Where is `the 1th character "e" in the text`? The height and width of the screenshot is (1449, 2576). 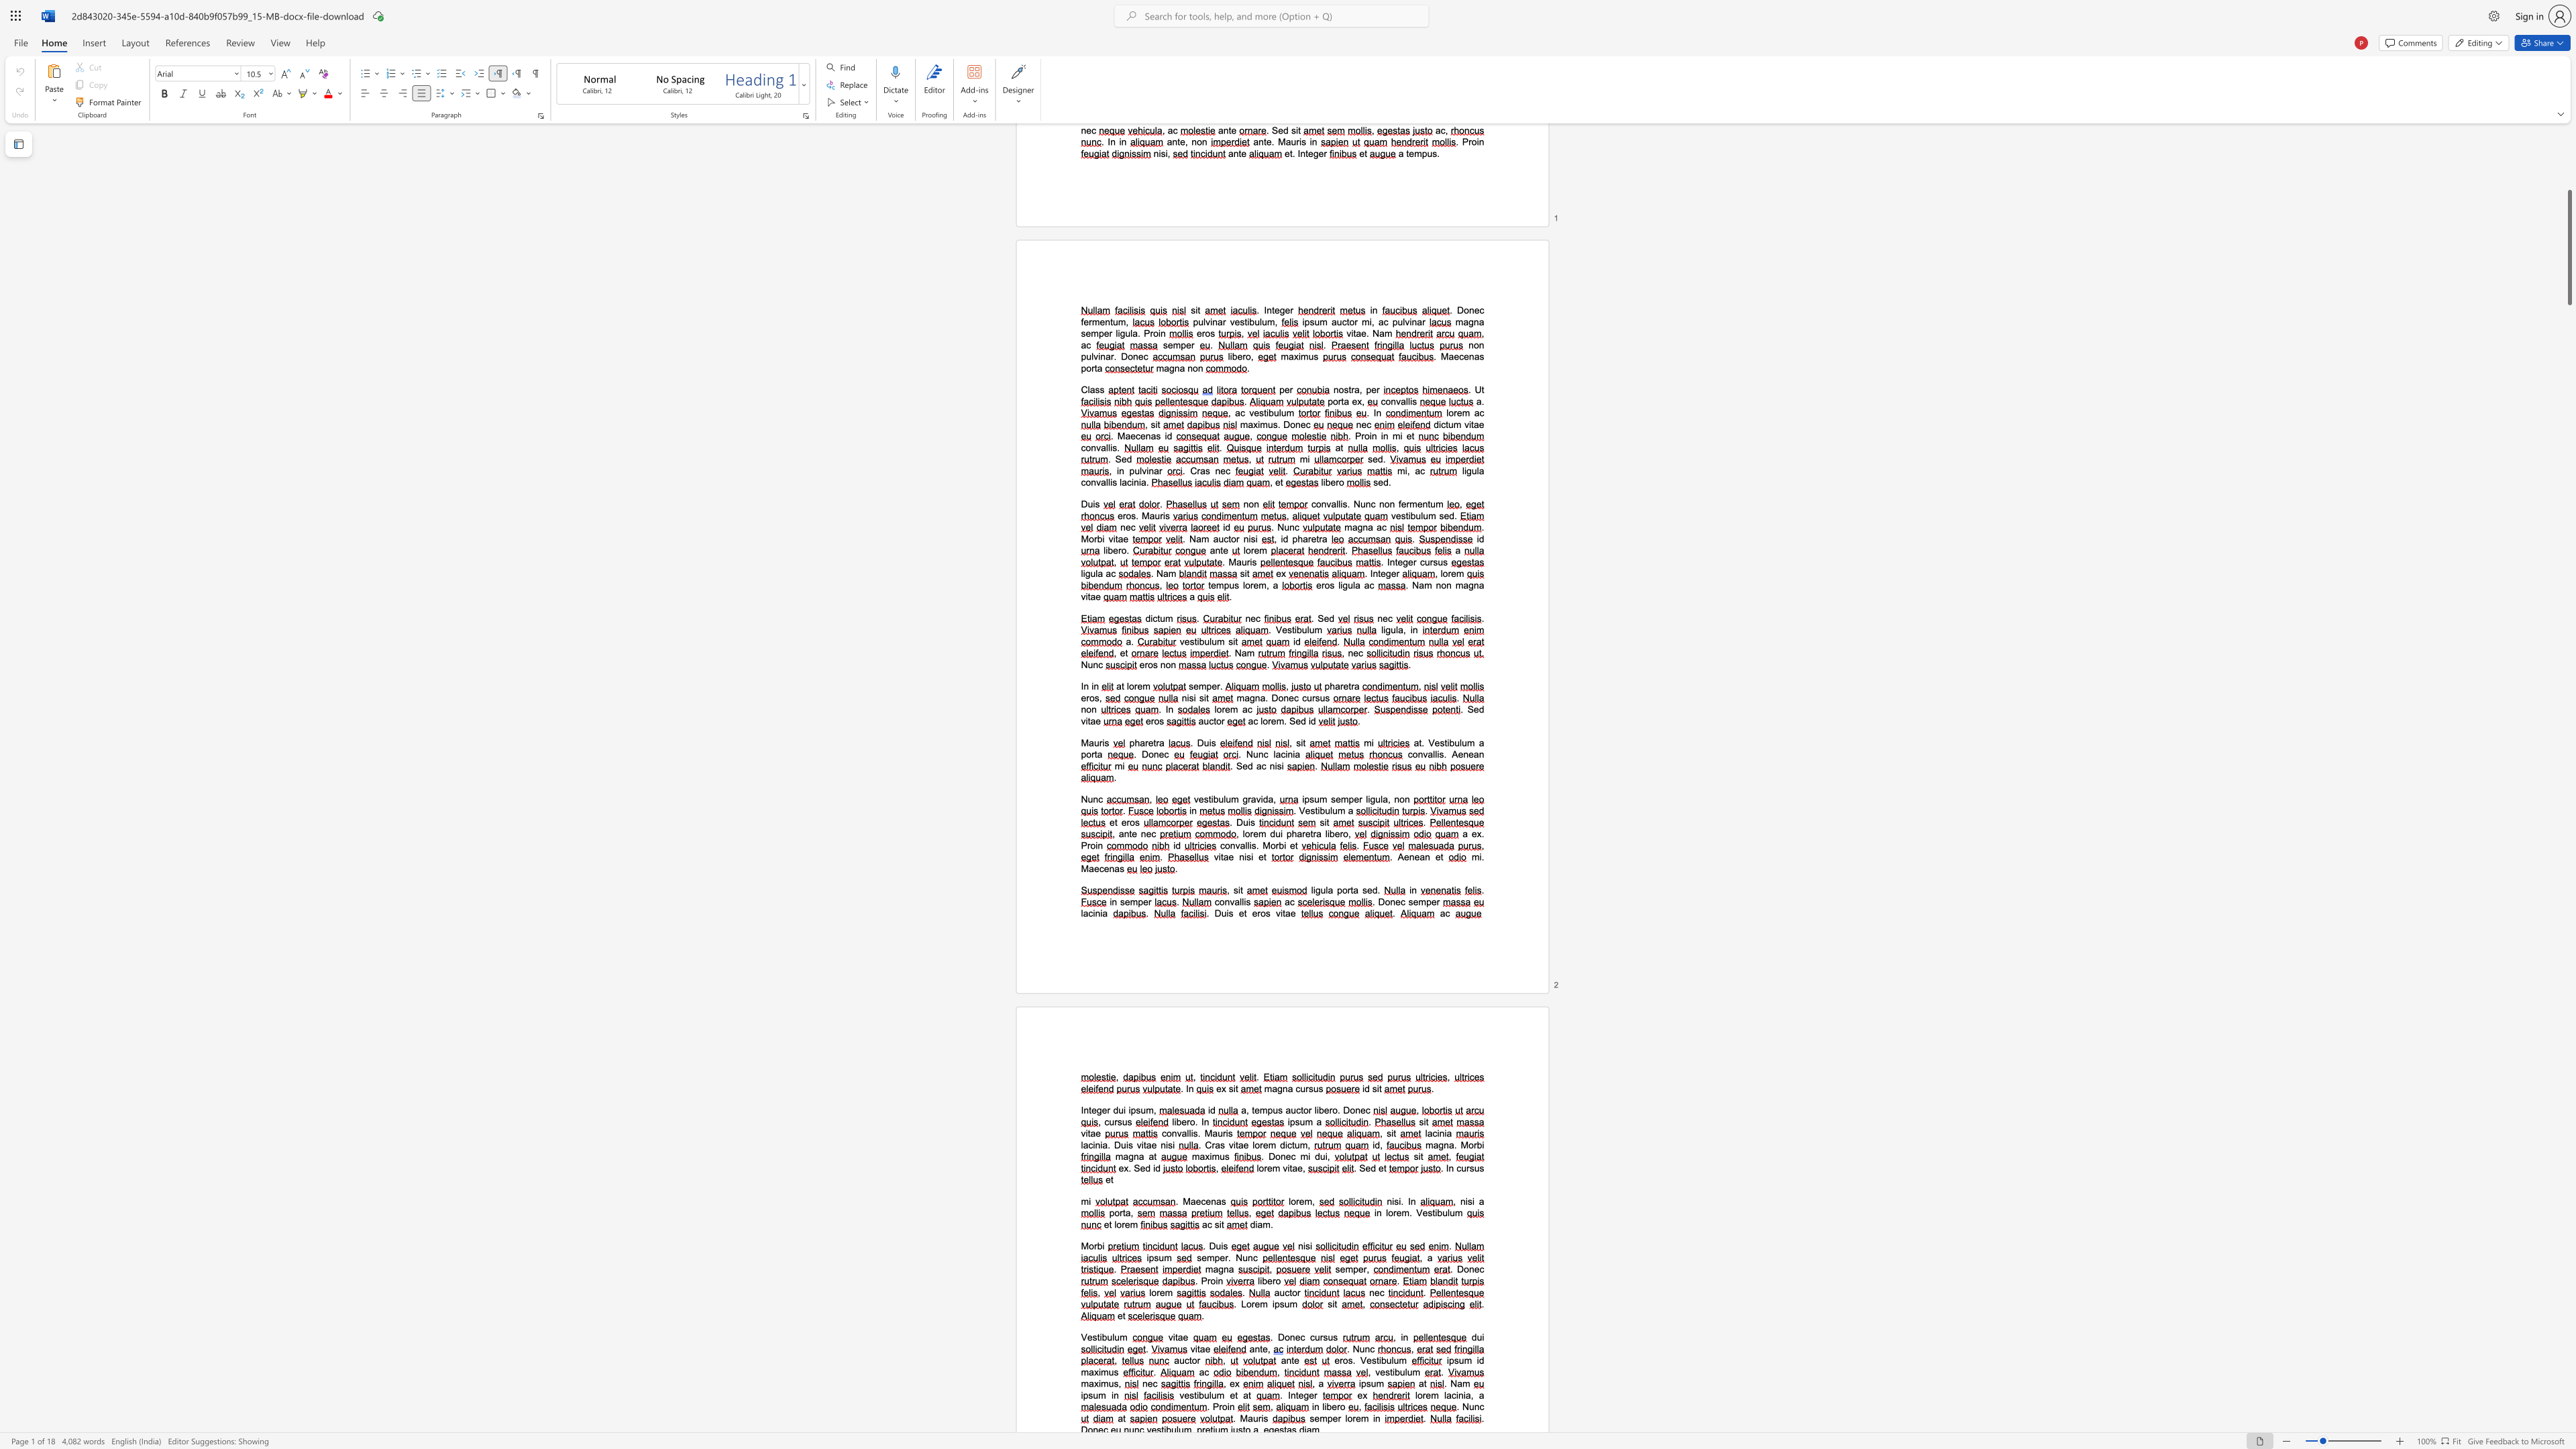 the 1th character "e" in the text is located at coordinates (1133, 833).